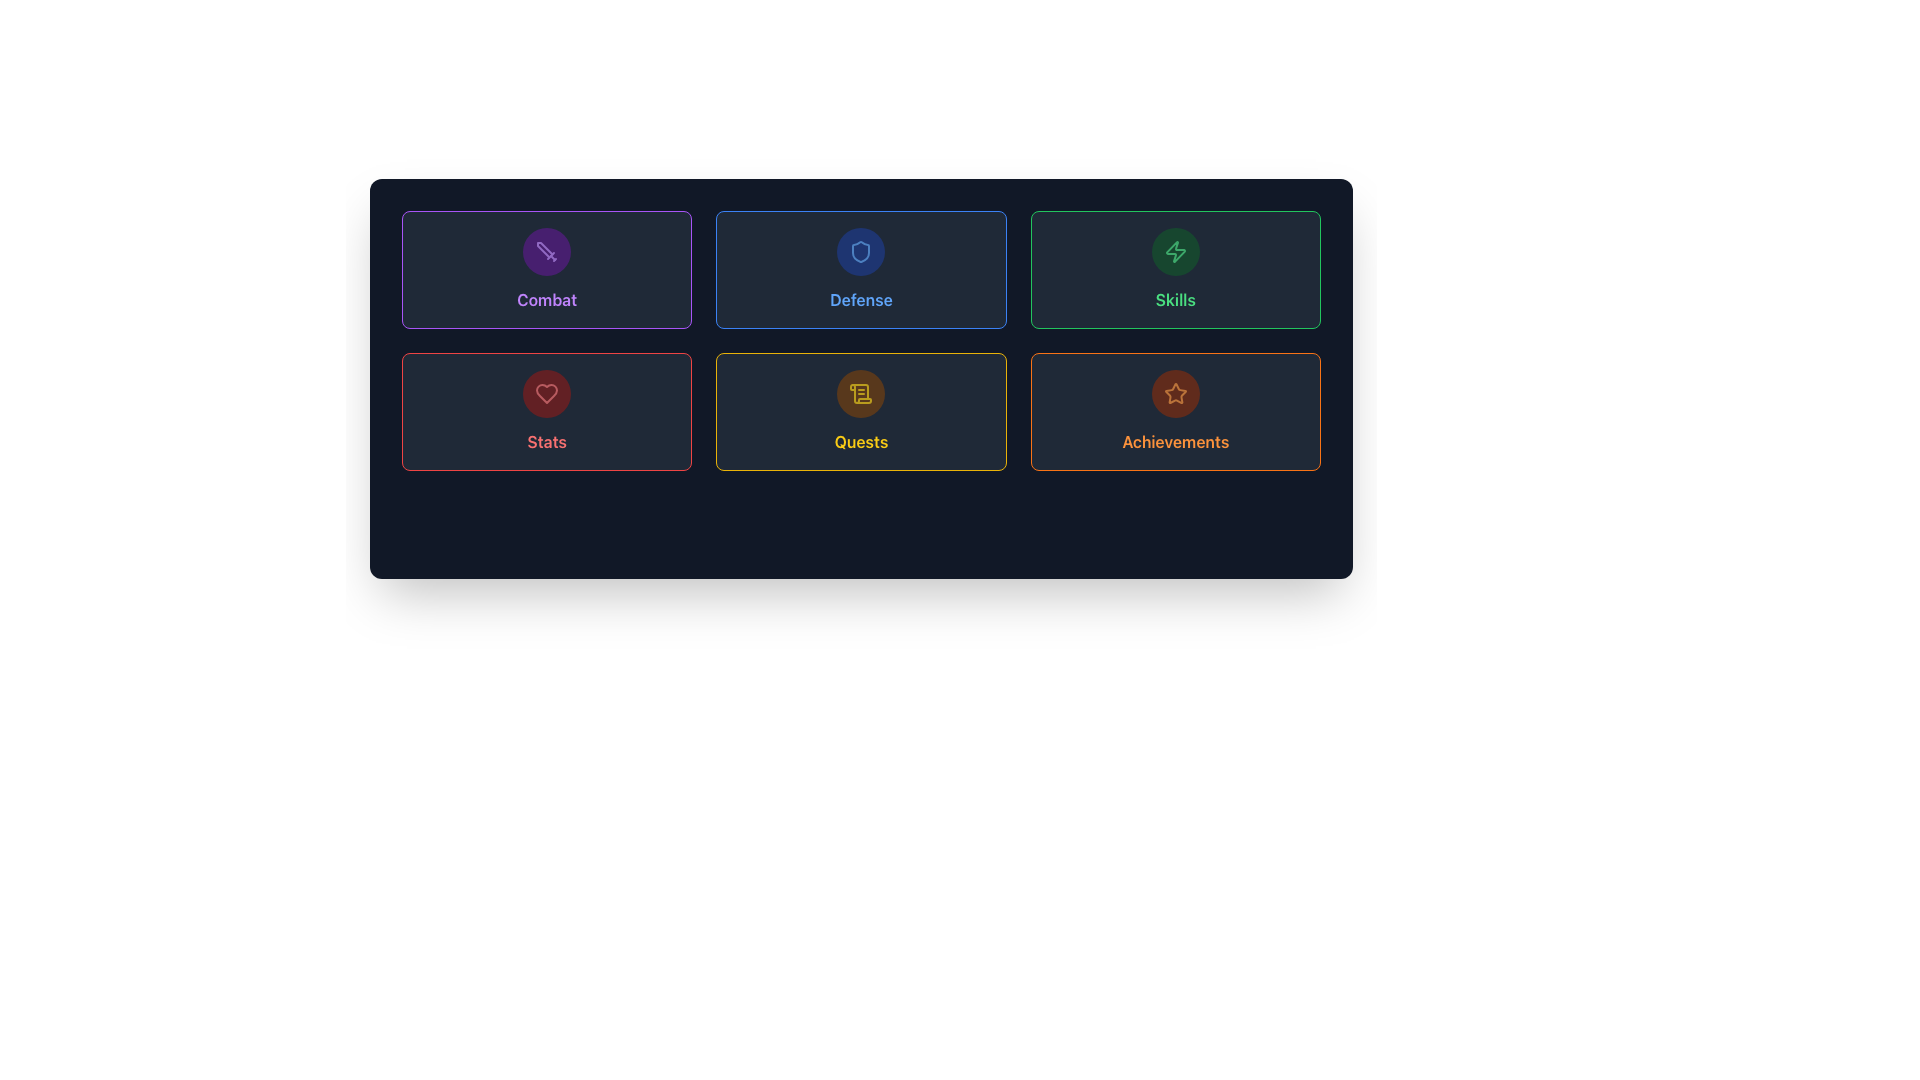  I want to click on the graphical icon resembling a scroll or parchment in the 'Quests' area, situated in the bottom row of the grid layout between 'Stats' and 'Achievements', so click(861, 393).